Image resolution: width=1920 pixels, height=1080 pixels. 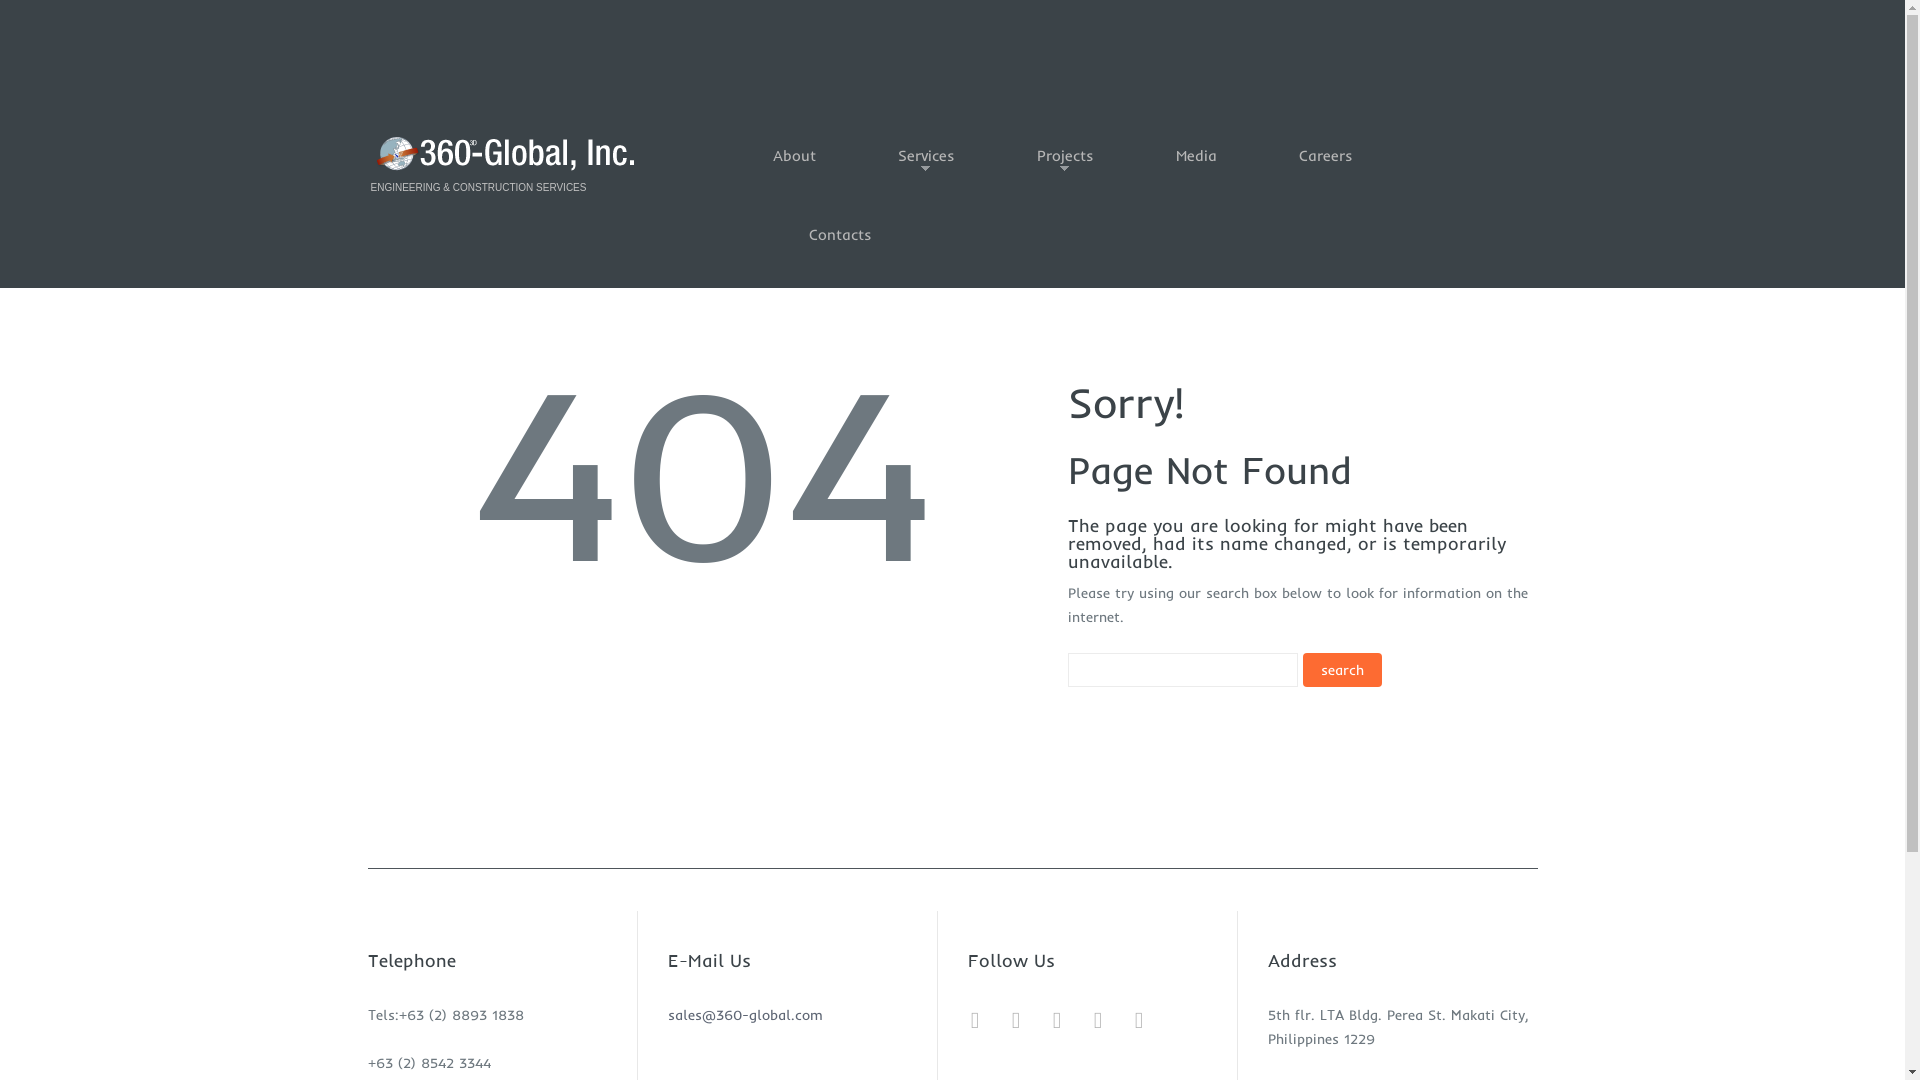 I want to click on 'About', so click(x=793, y=168).